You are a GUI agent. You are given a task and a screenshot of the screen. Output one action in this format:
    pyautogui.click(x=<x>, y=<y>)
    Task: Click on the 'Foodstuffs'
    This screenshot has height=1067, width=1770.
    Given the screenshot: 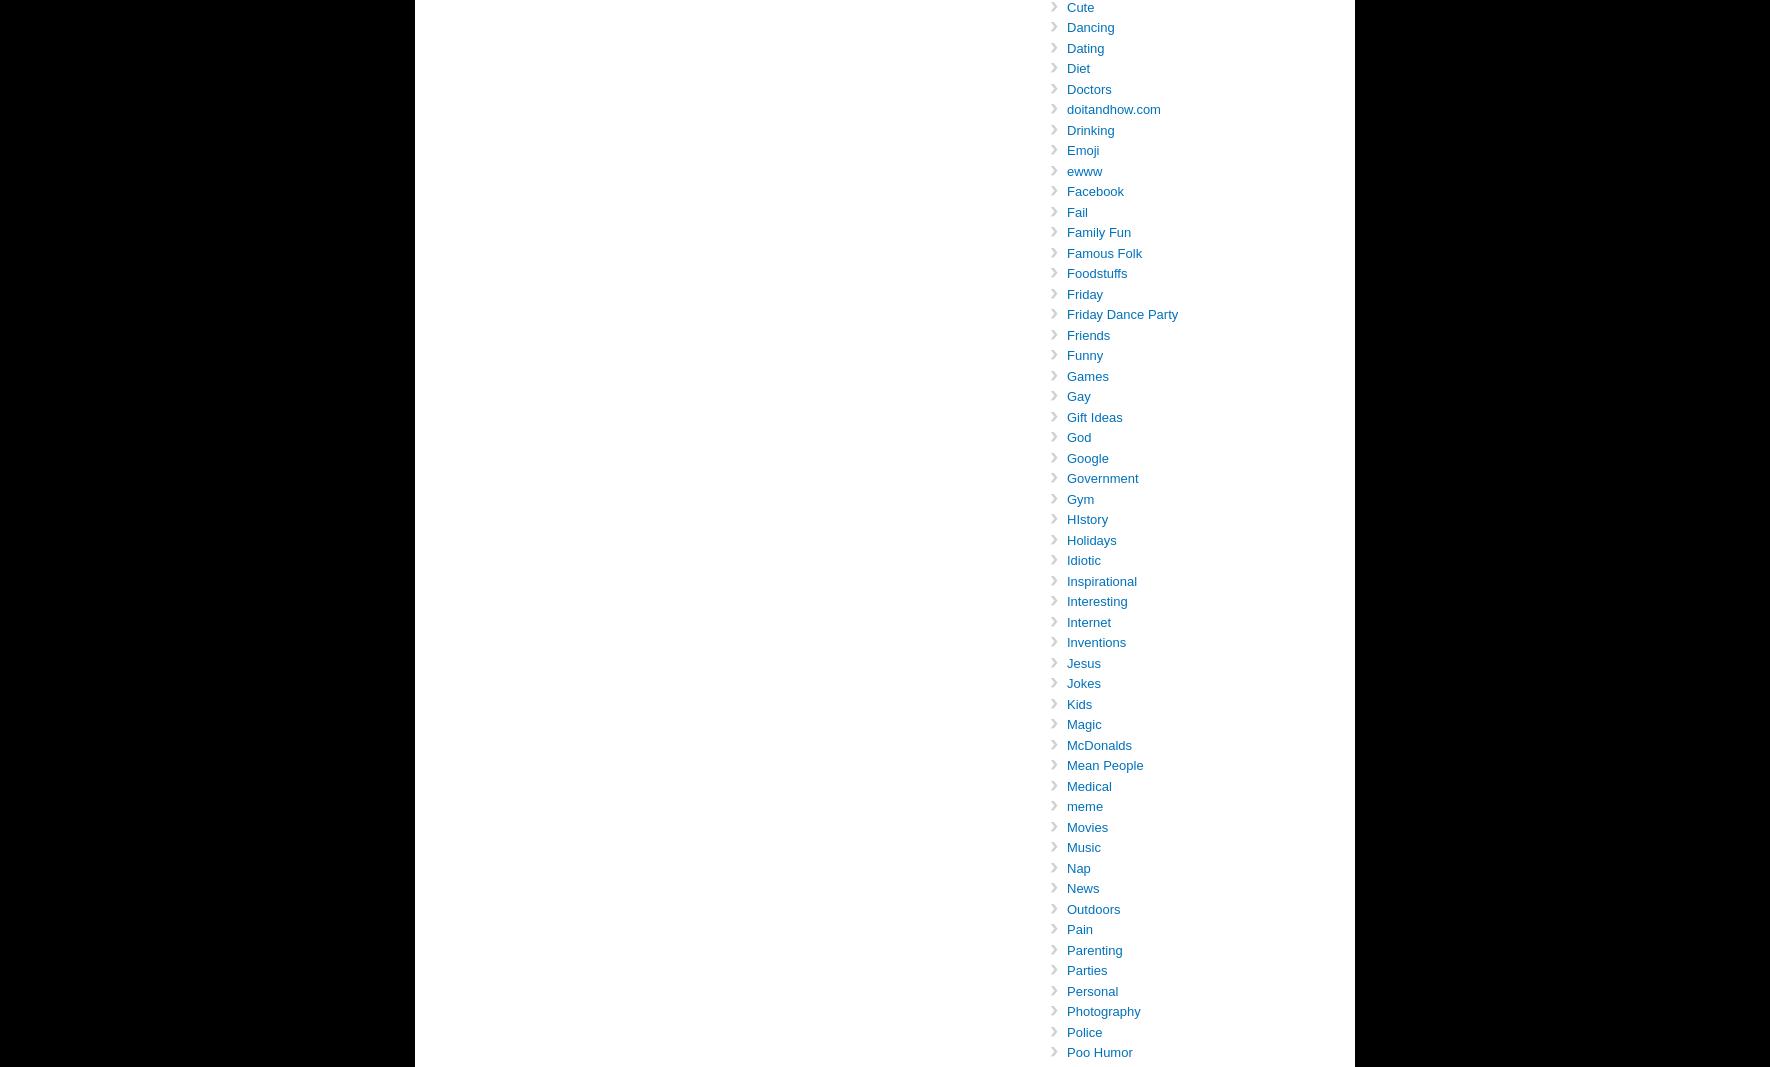 What is the action you would take?
    pyautogui.click(x=1097, y=273)
    